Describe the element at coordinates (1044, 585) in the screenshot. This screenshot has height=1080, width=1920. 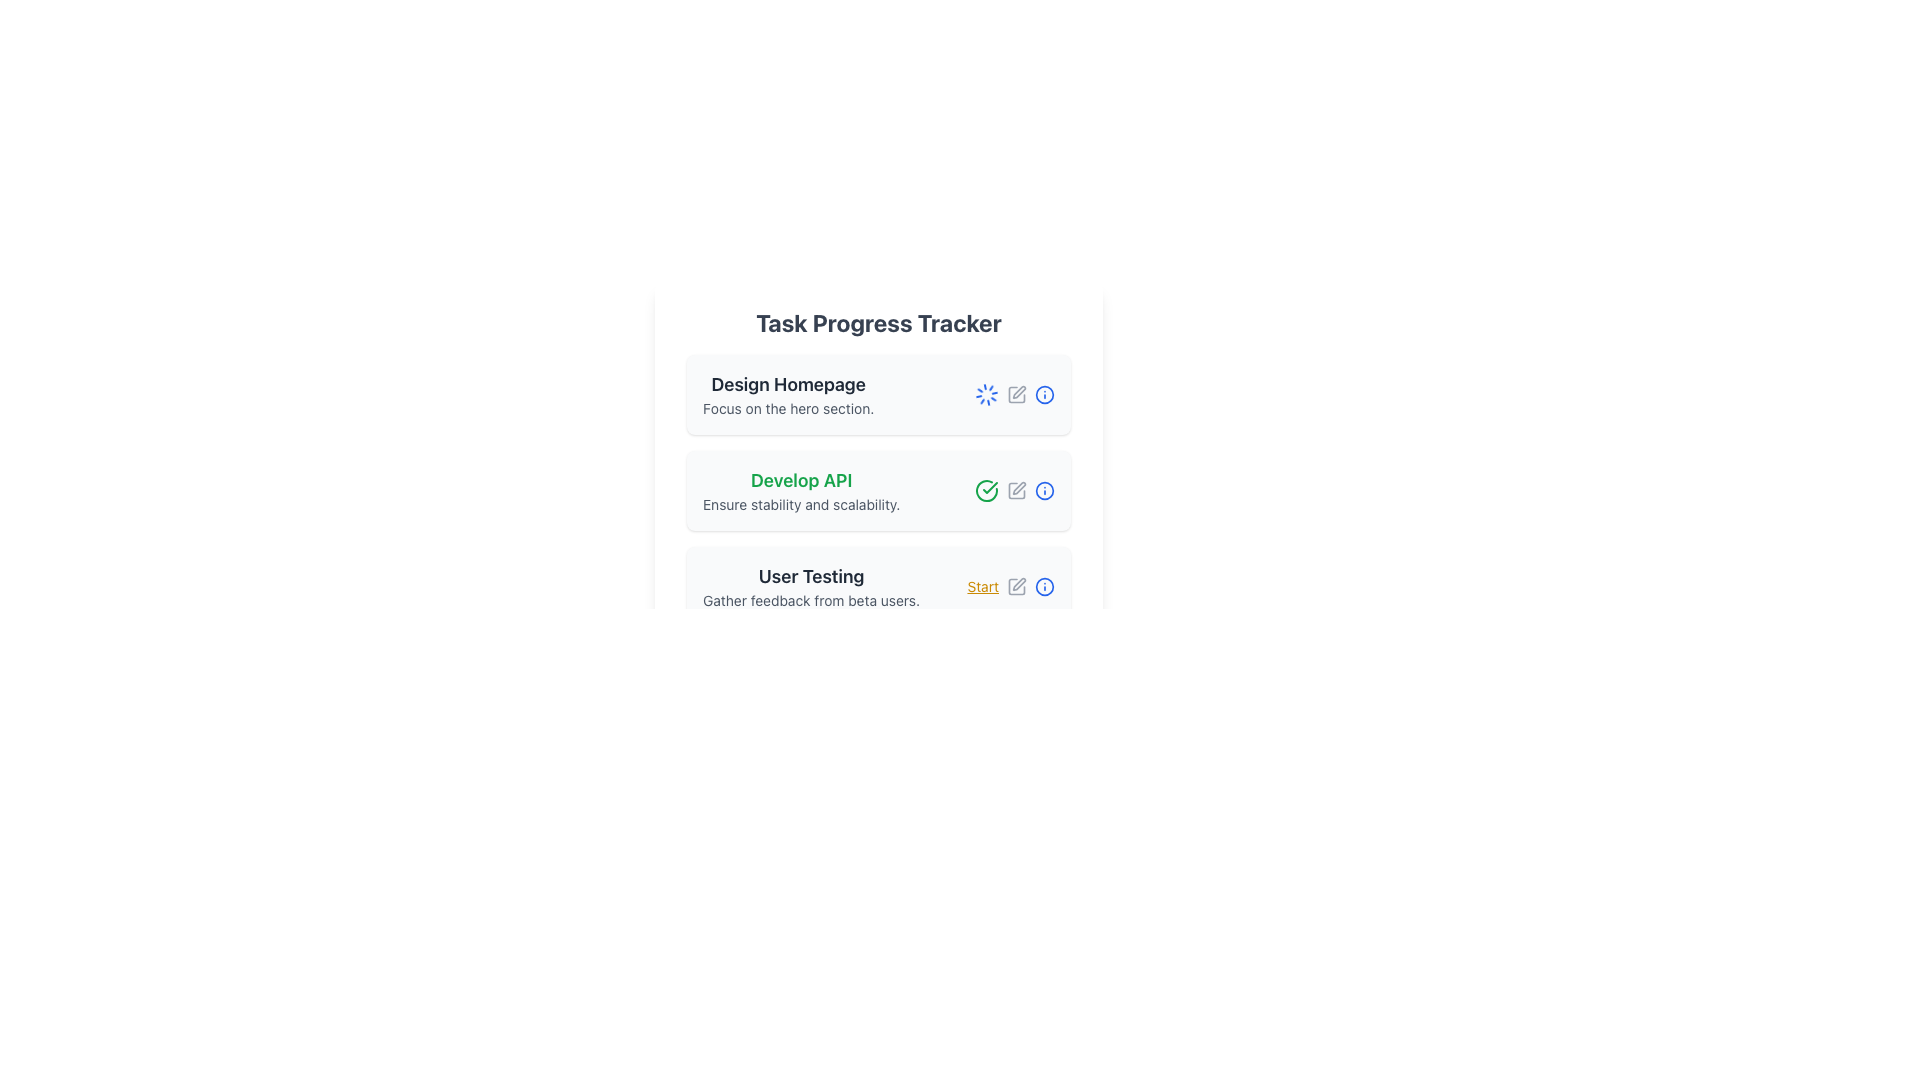
I see `the last icon in the row corresponding to 'User Testing'` at that location.